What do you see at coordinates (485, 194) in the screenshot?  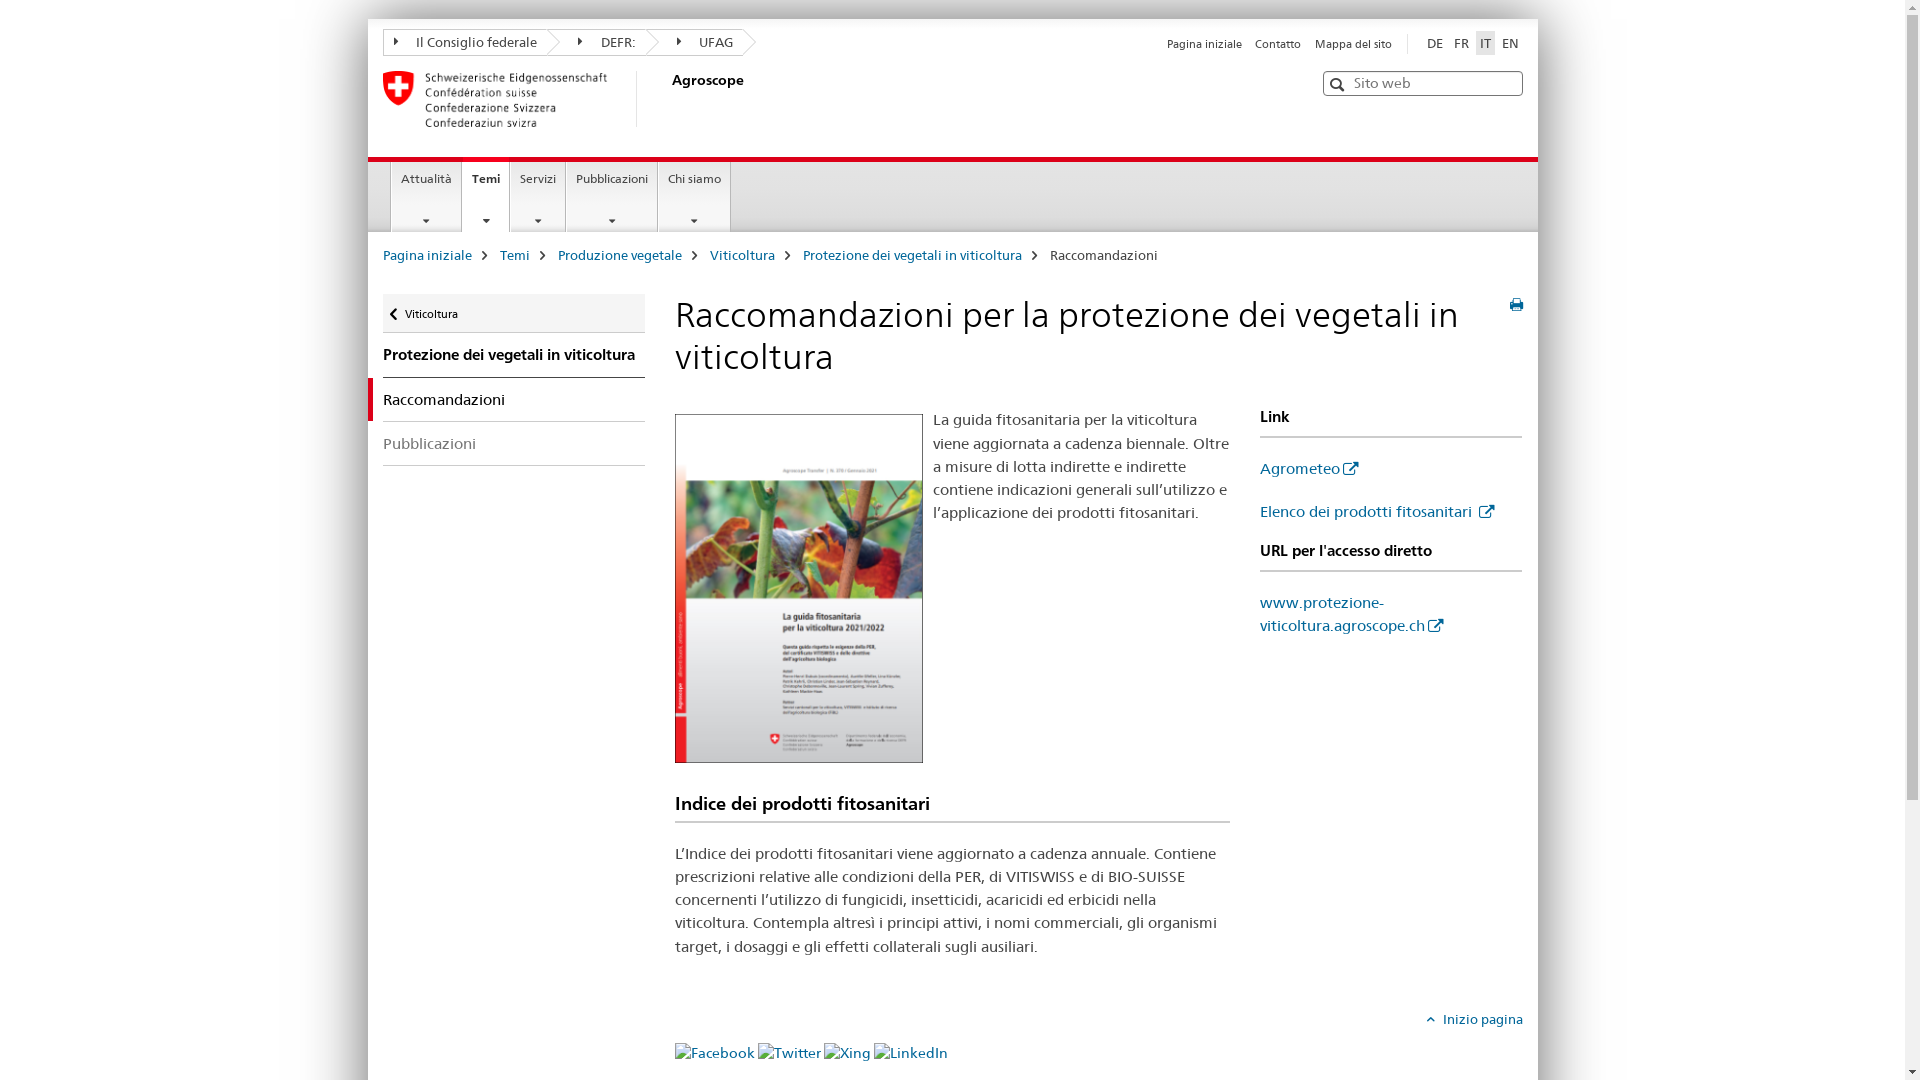 I see `'Temi` at bounding box center [485, 194].